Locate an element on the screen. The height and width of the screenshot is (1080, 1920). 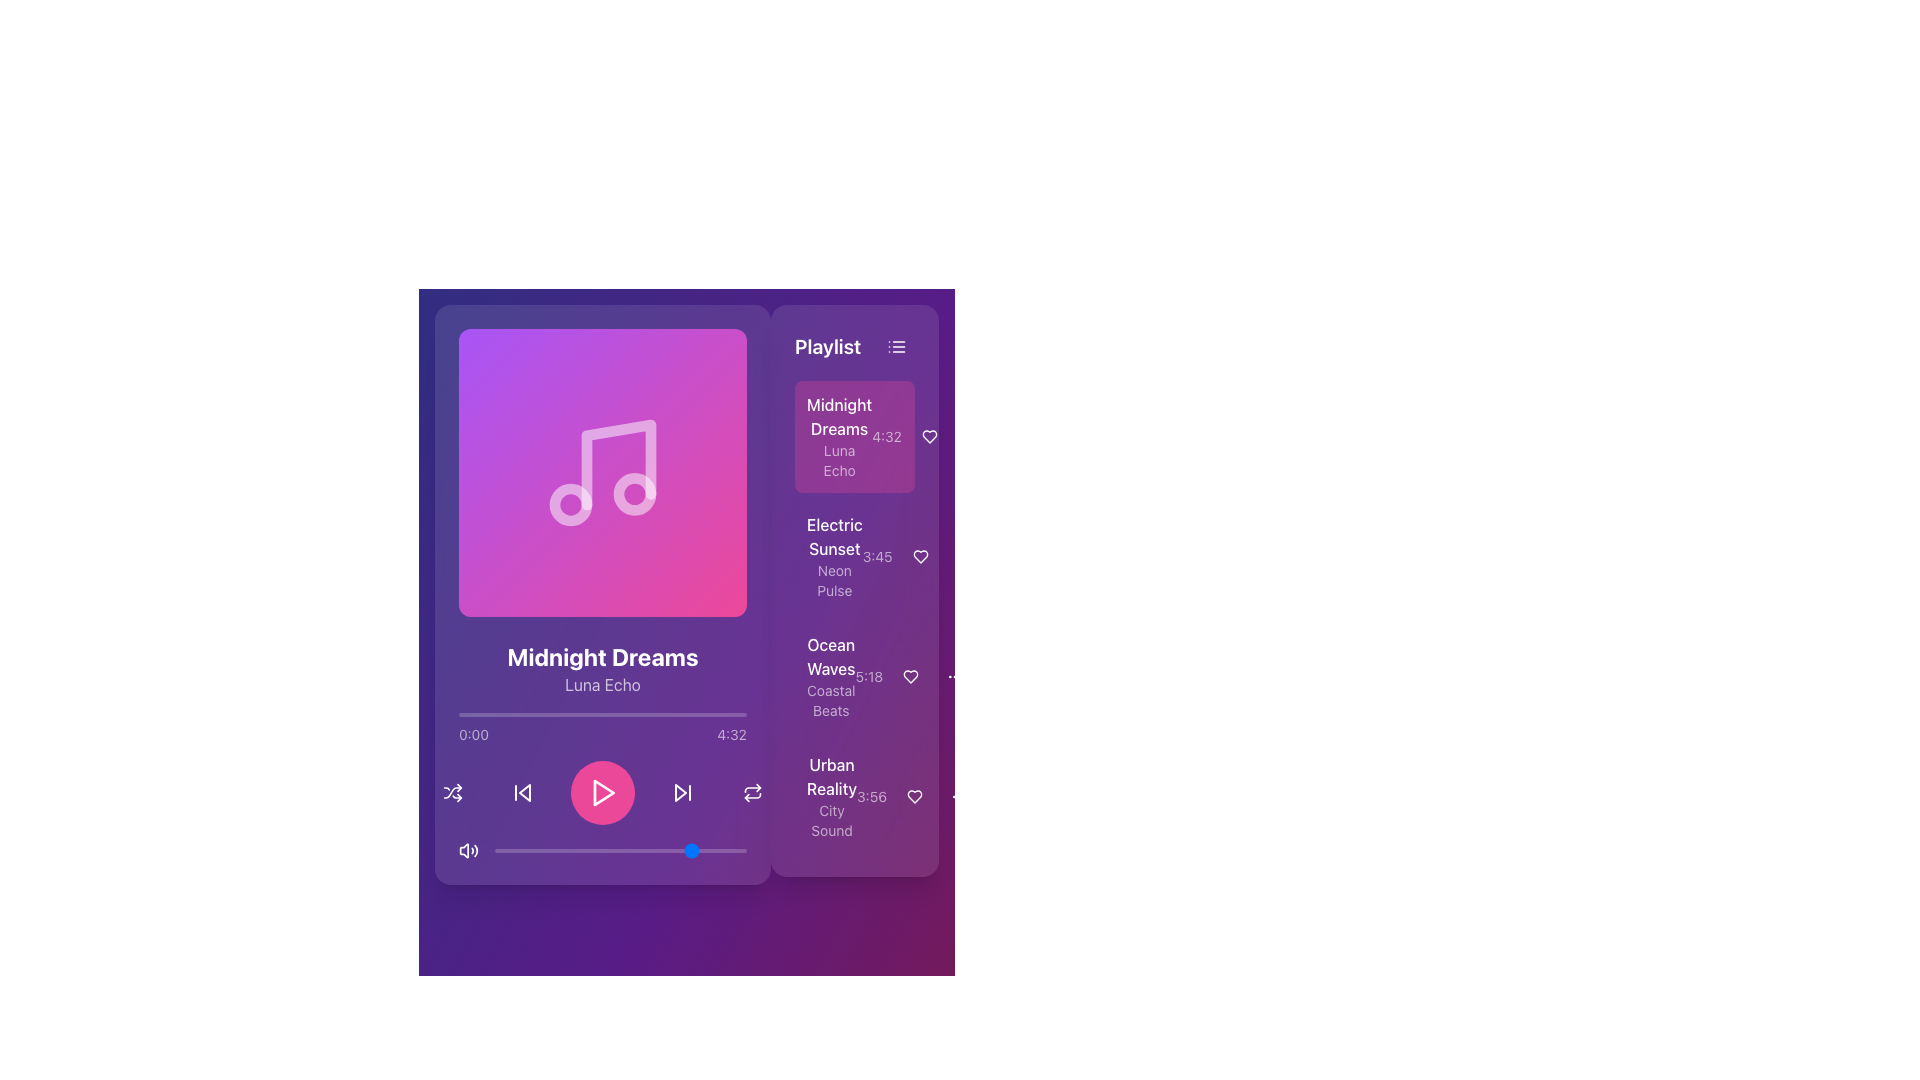
the loop action button on the purple background, which is the fifth option from the left in the audio control panel is located at coordinates (752, 792).